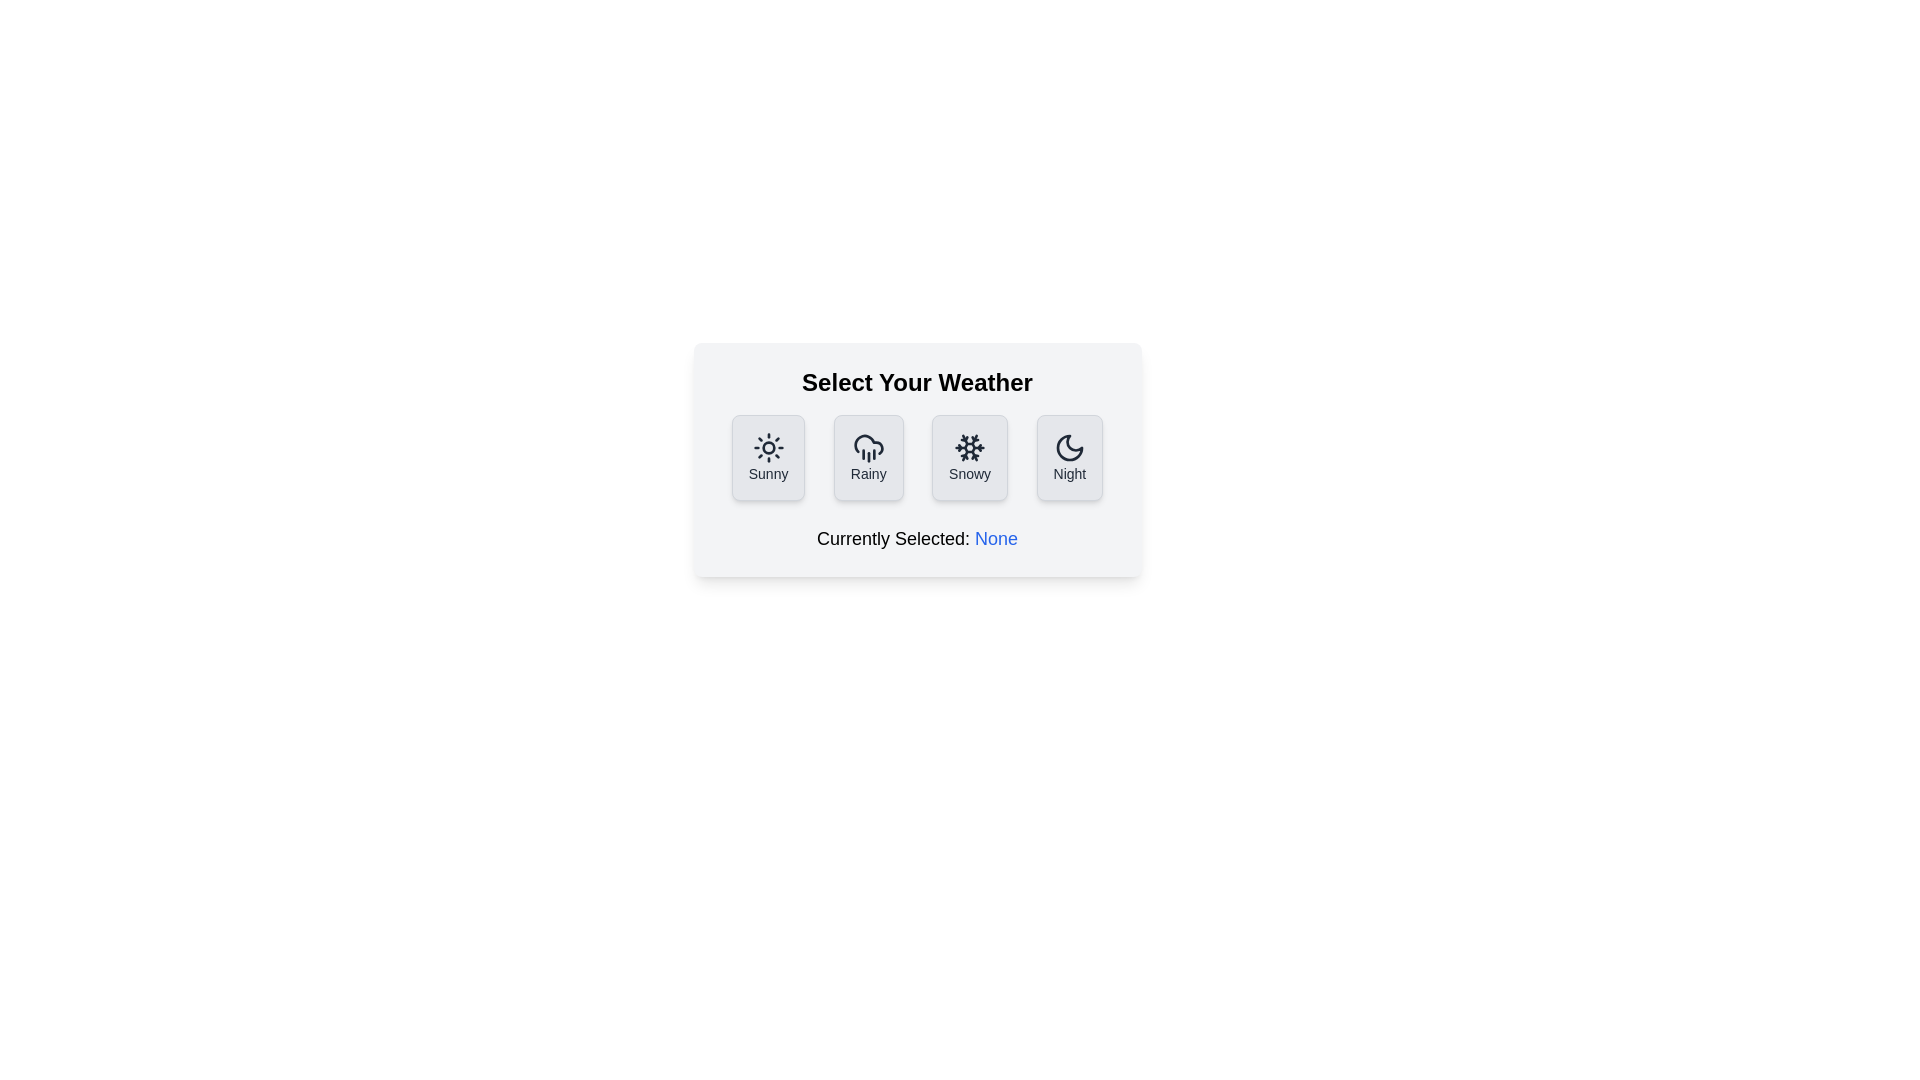 This screenshot has width=1920, height=1080. What do you see at coordinates (868, 458) in the screenshot?
I see `the 'Rainy' weather condition button, which is the second option in a horizontal row of weather selections` at bounding box center [868, 458].